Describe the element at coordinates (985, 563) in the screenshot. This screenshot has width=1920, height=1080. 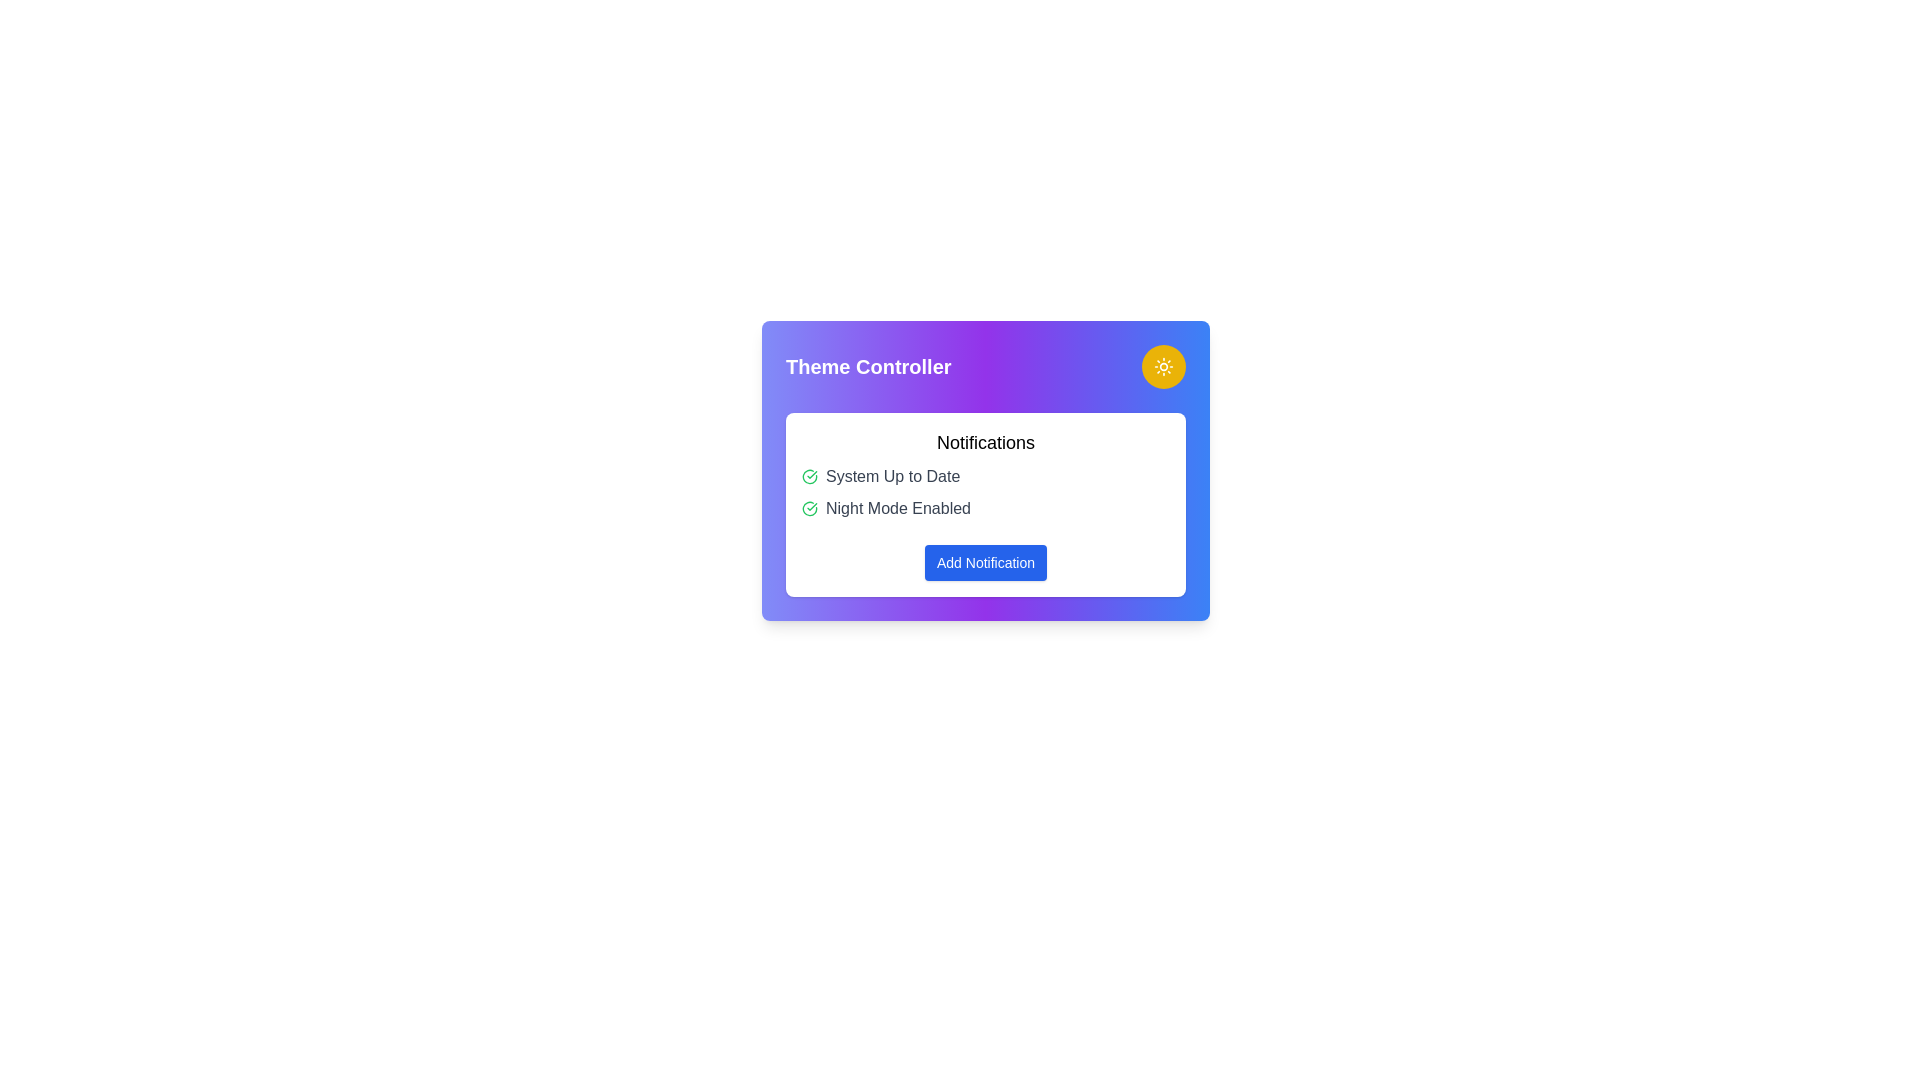
I see `the button located at the bottom center of the 'Notifications' card, which is used to trigger the action for adding a new notification and is positioned directly below the text 'Night Mode Enabled'` at that location.